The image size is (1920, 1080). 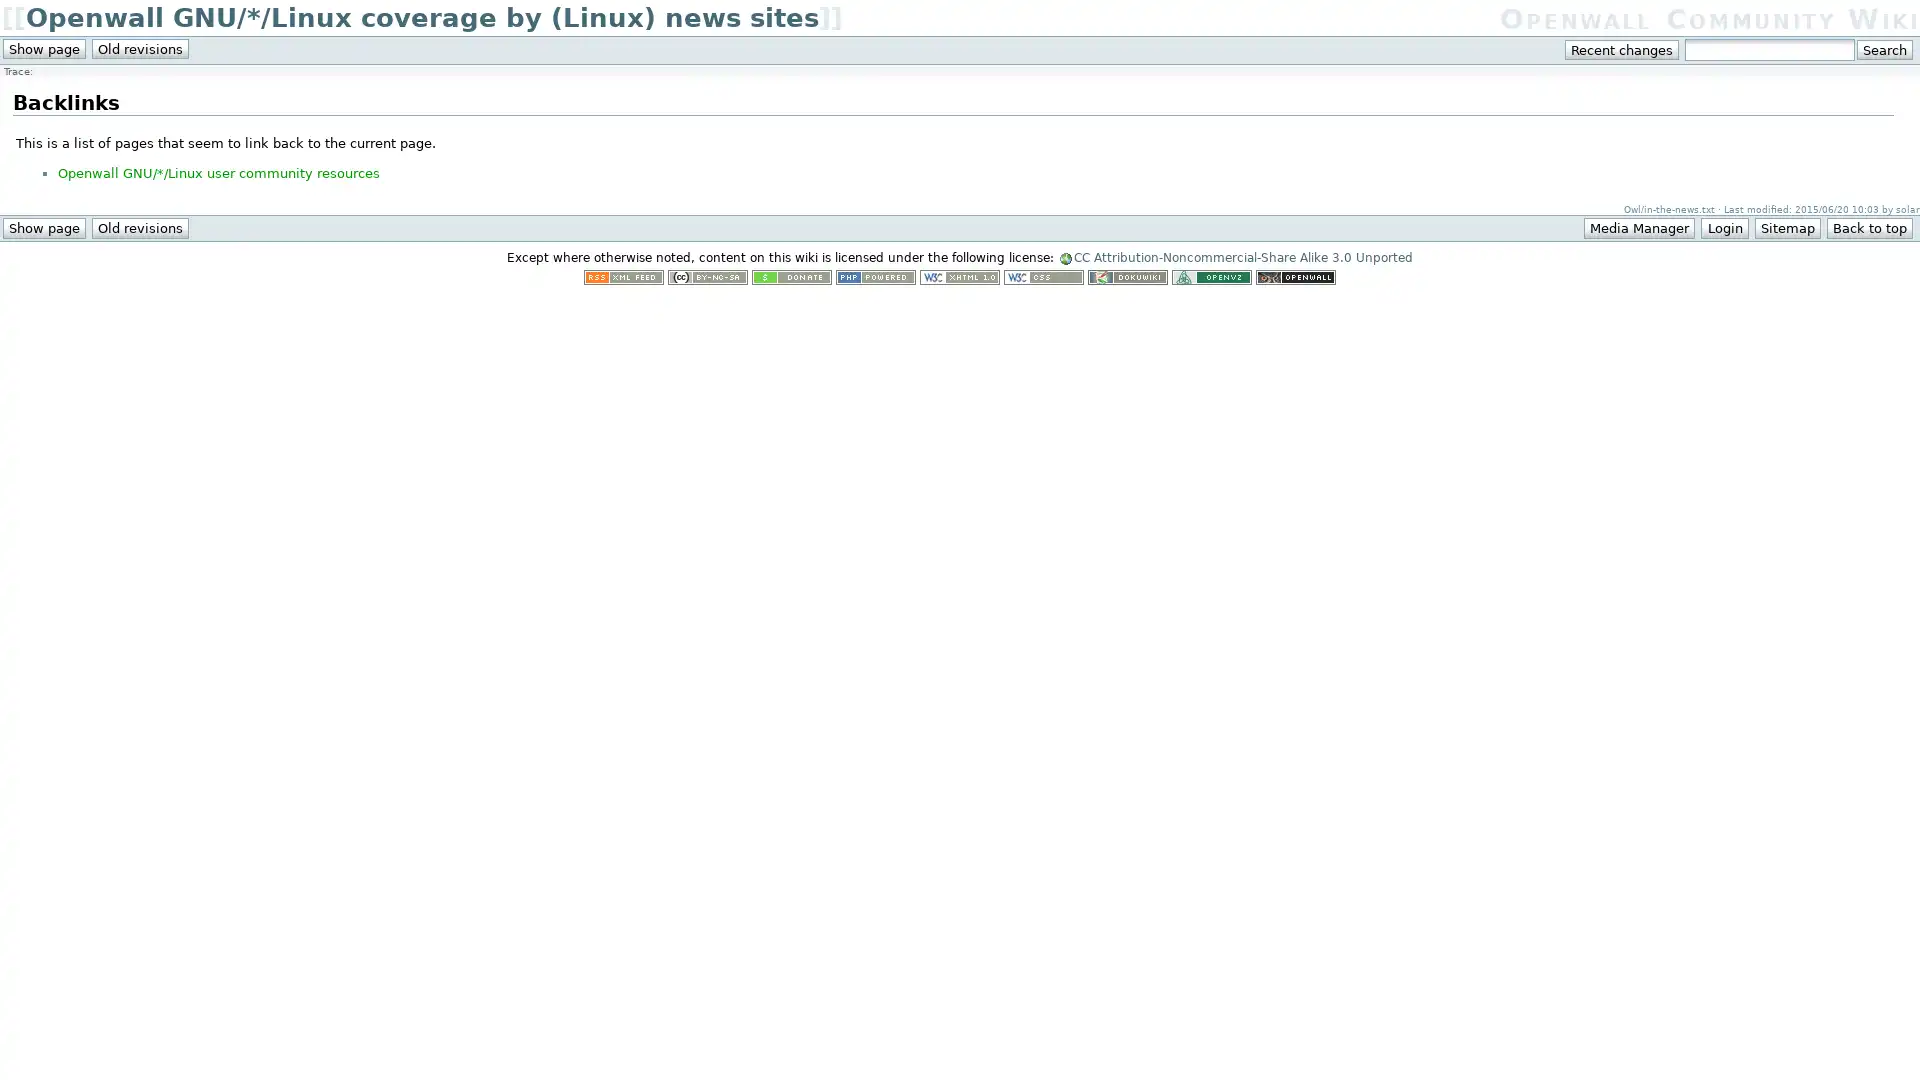 What do you see at coordinates (1868, 226) in the screenshot?
I see `Back to top` at bounding box center [1868, 226].